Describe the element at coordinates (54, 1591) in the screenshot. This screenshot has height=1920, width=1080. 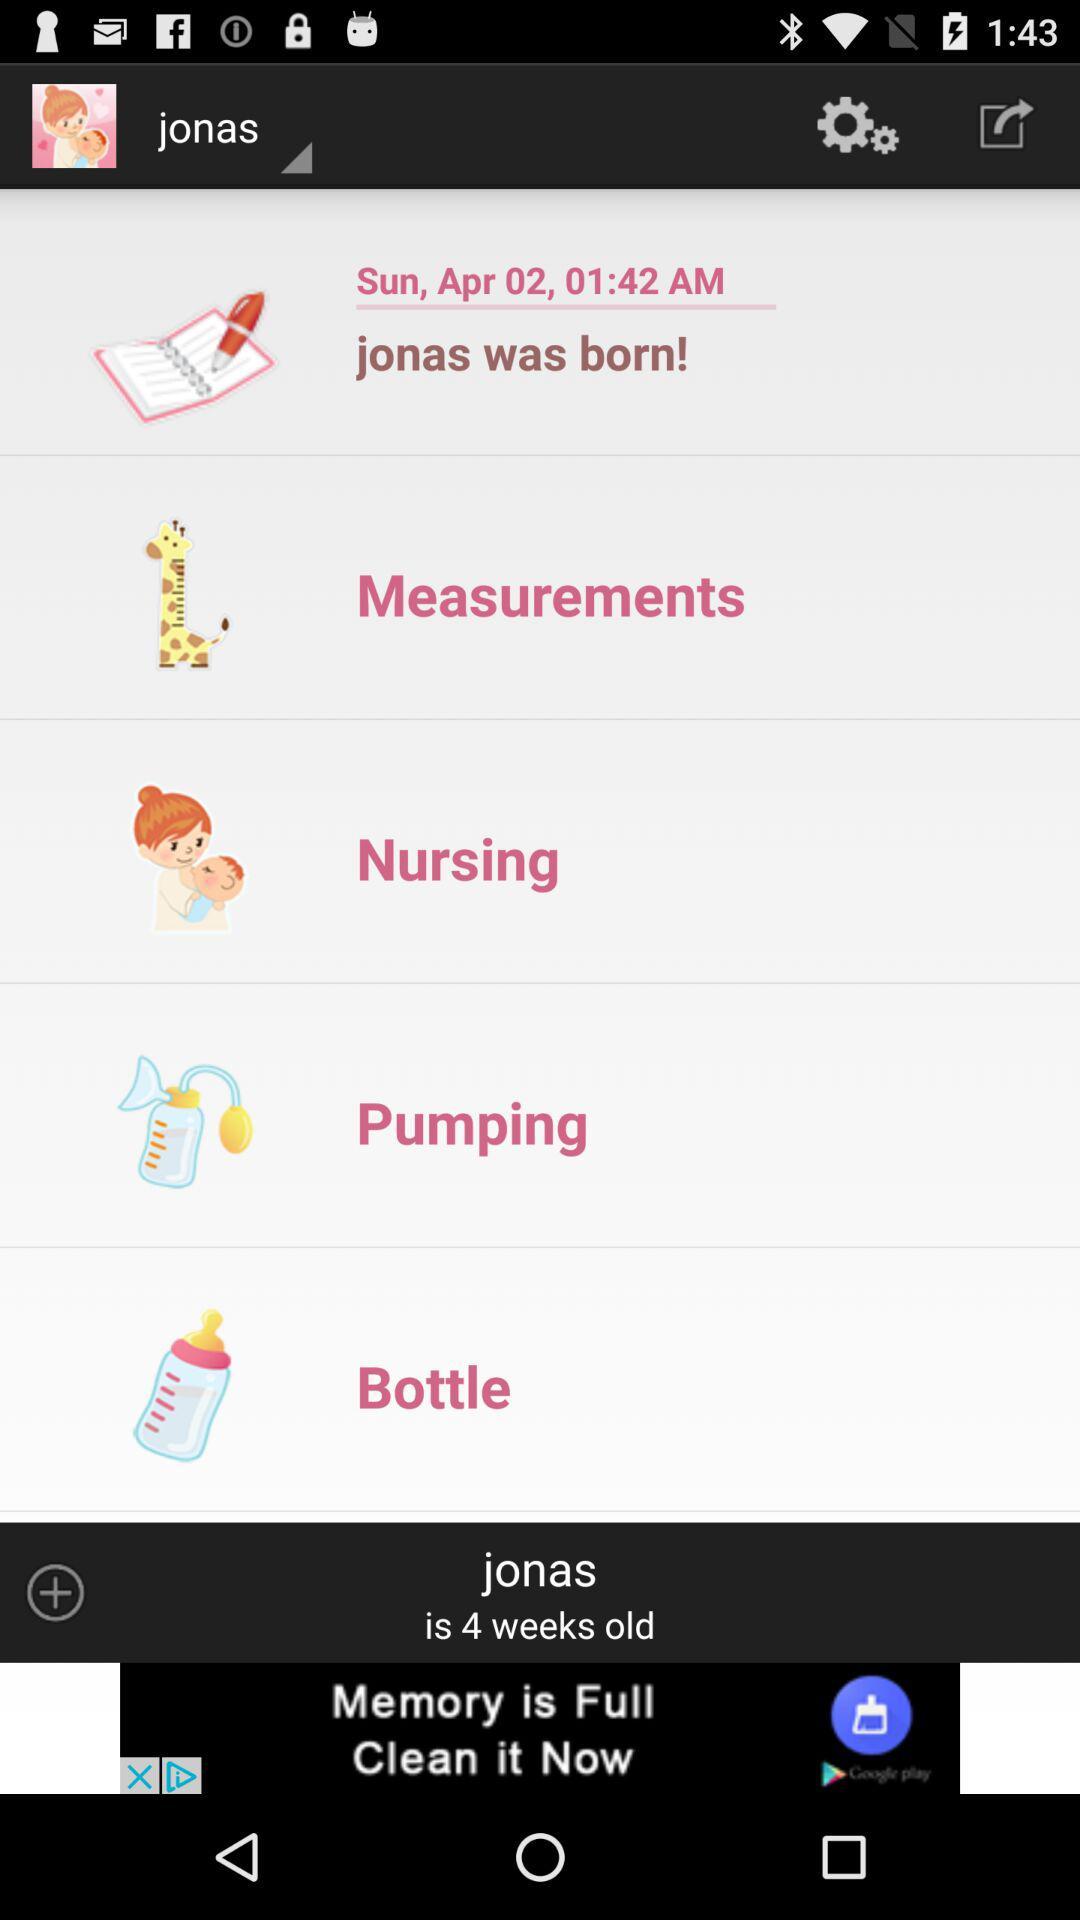
I see `click` at that location.